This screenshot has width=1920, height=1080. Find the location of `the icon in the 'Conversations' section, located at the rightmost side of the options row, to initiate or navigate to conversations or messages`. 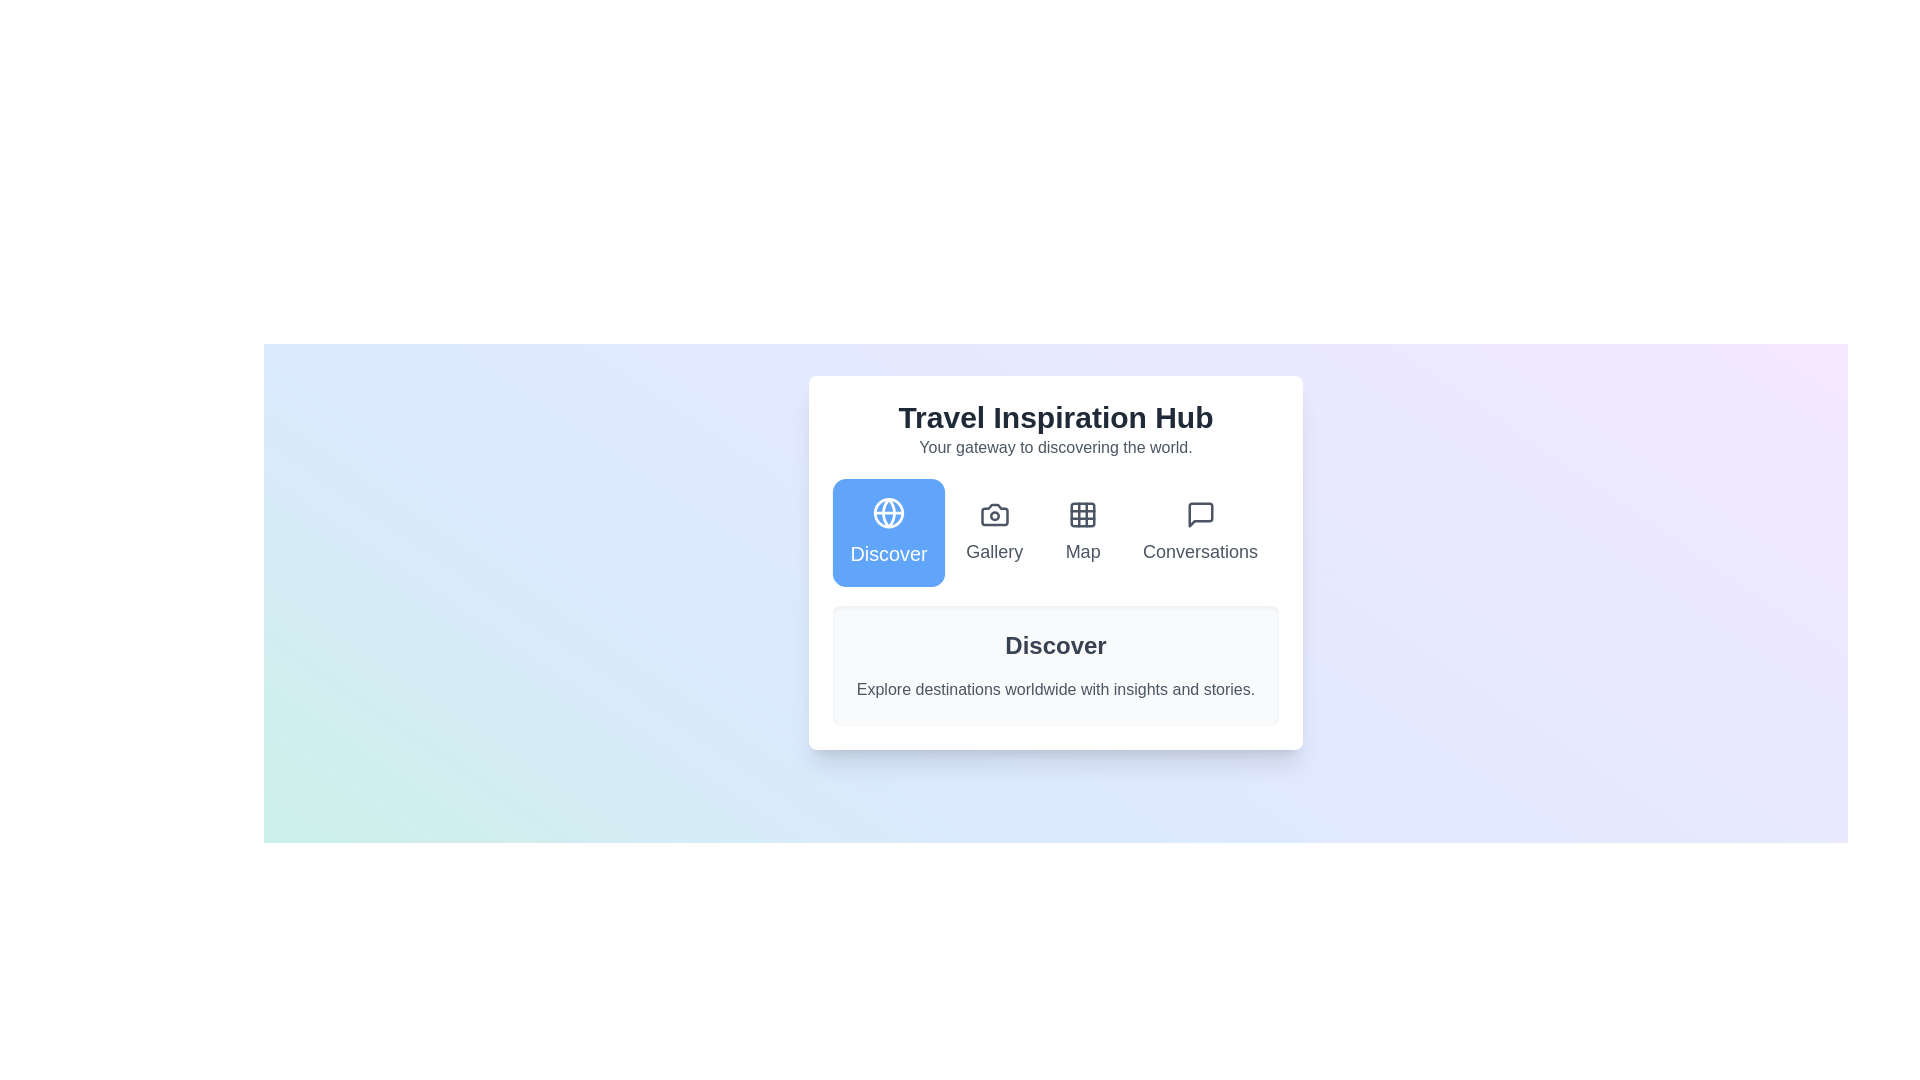

the icon in the 'Conversations' section, located at the rightmost side of the options row, to initiate or navigate to conversations or messages is located at coordinates (1200, 514).